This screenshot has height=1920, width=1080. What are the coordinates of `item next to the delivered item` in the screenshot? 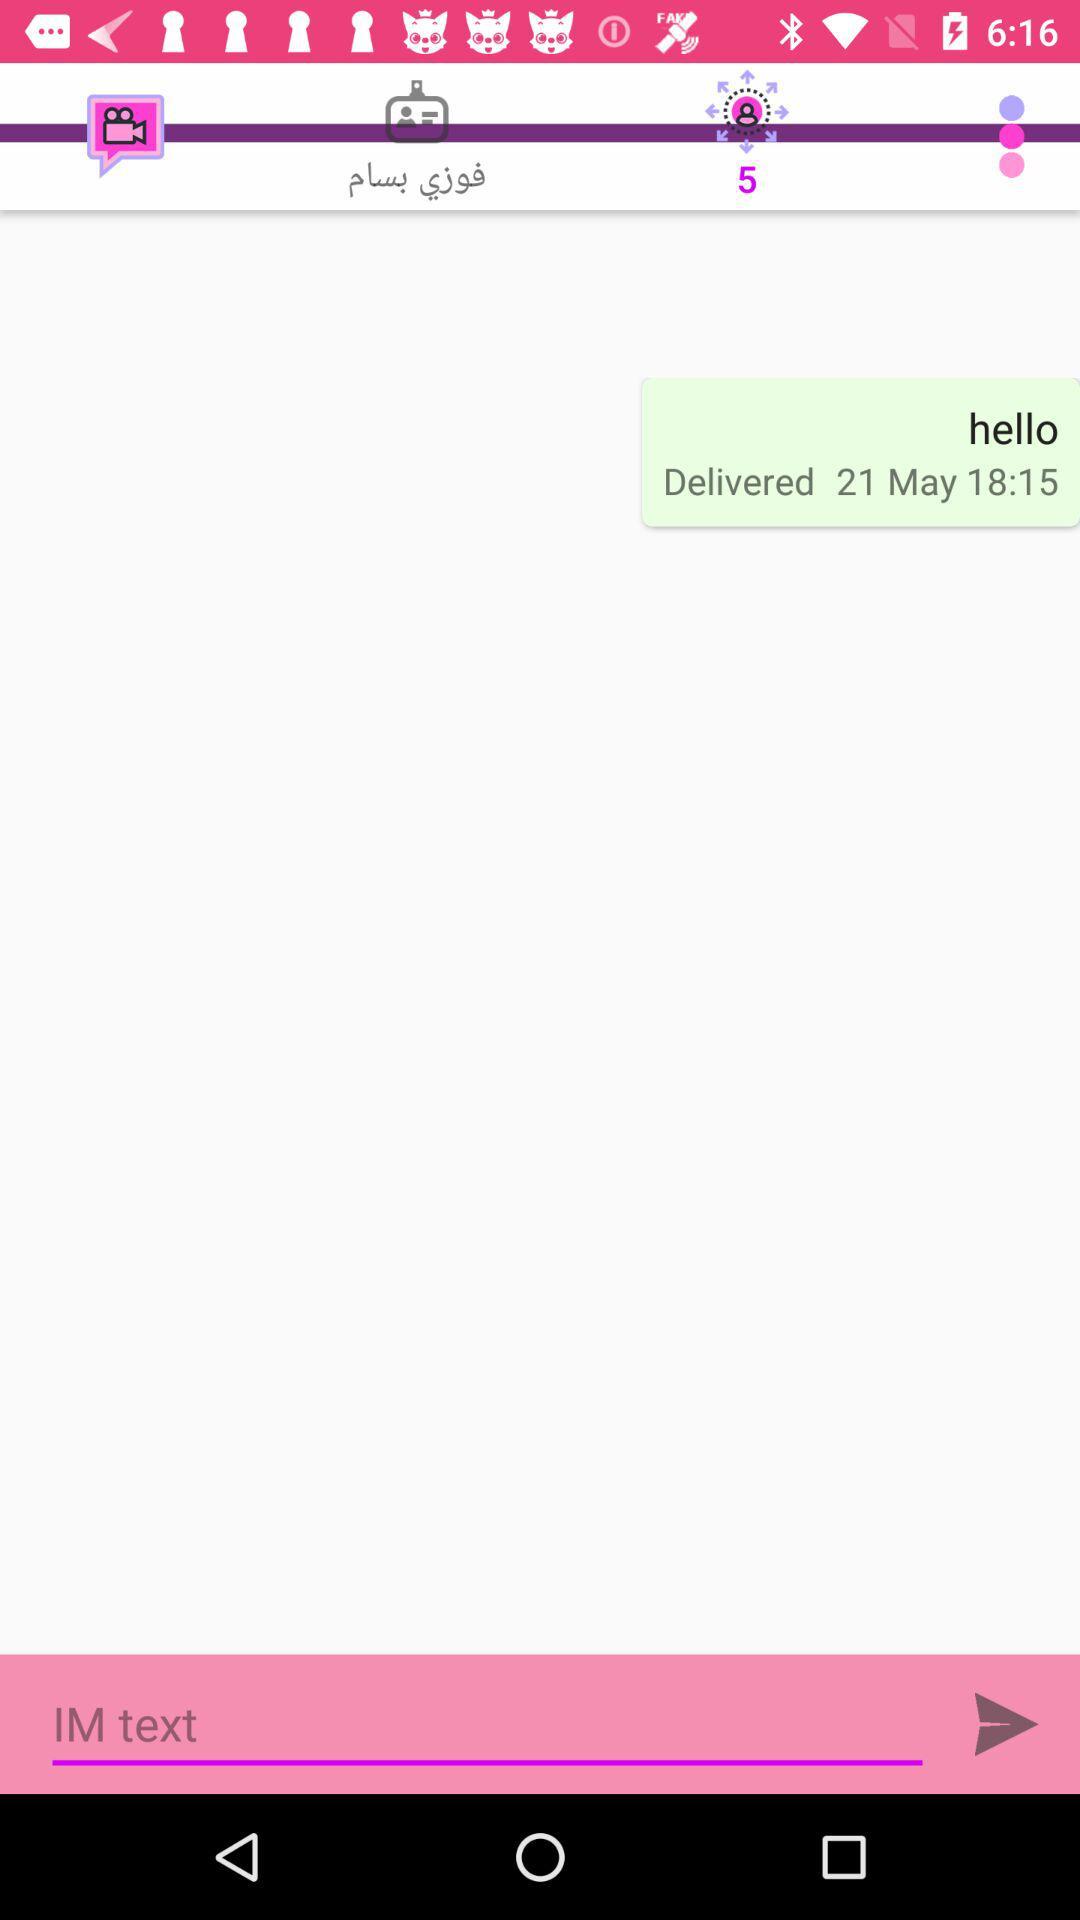 It's located at (946, 480).